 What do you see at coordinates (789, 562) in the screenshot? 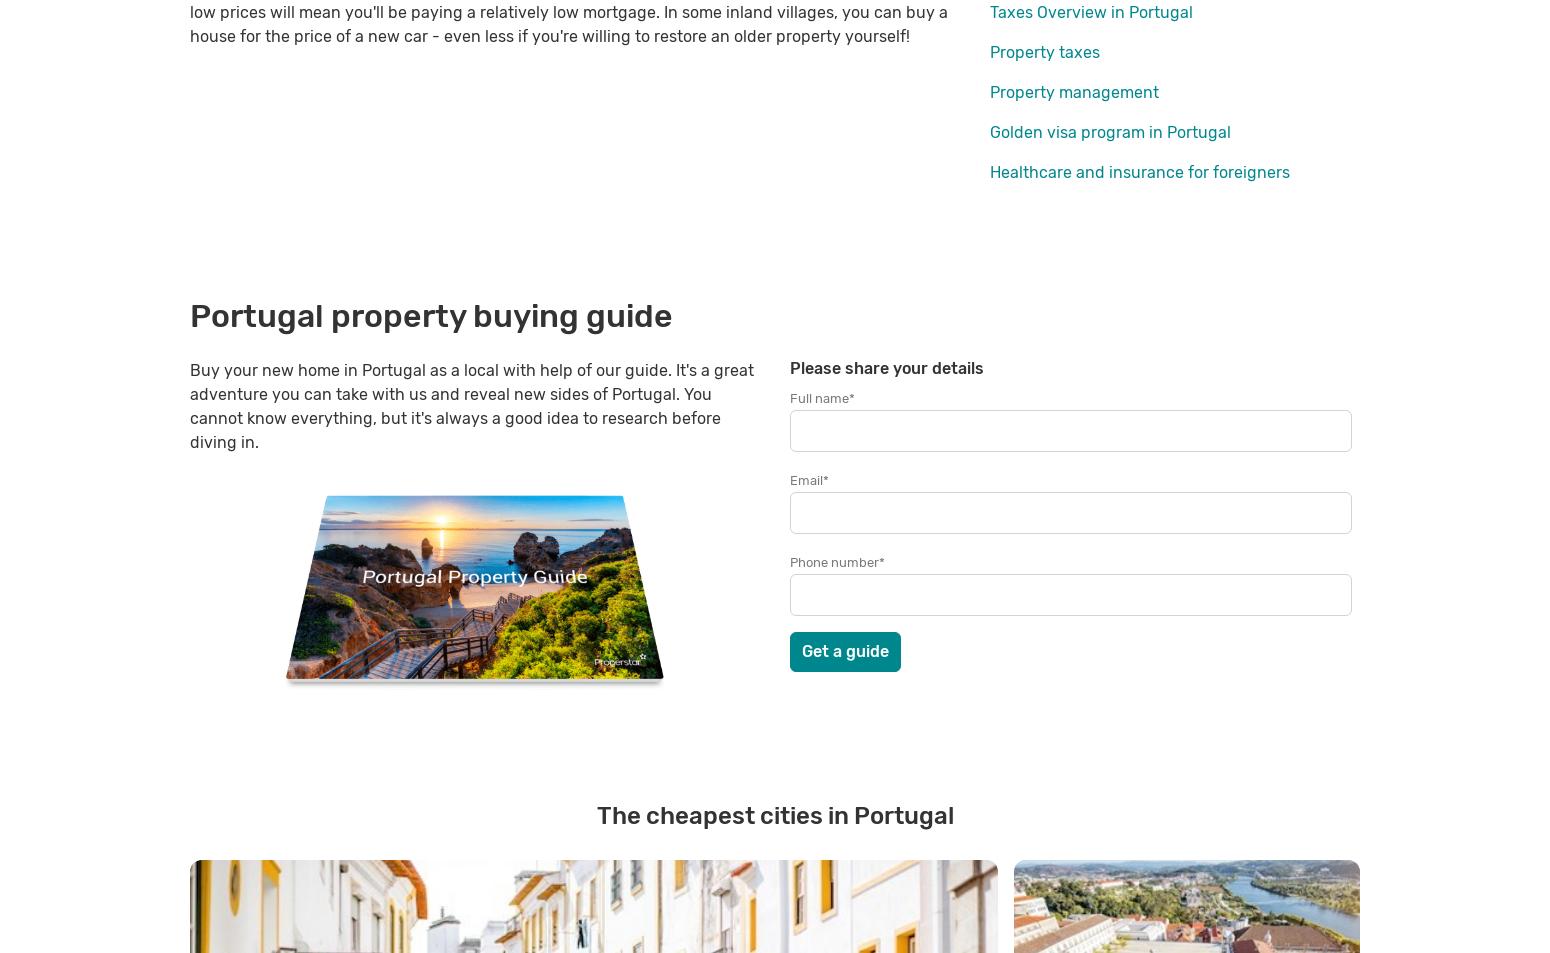
I see `'Phone number'` at bounding box center [789, 562].